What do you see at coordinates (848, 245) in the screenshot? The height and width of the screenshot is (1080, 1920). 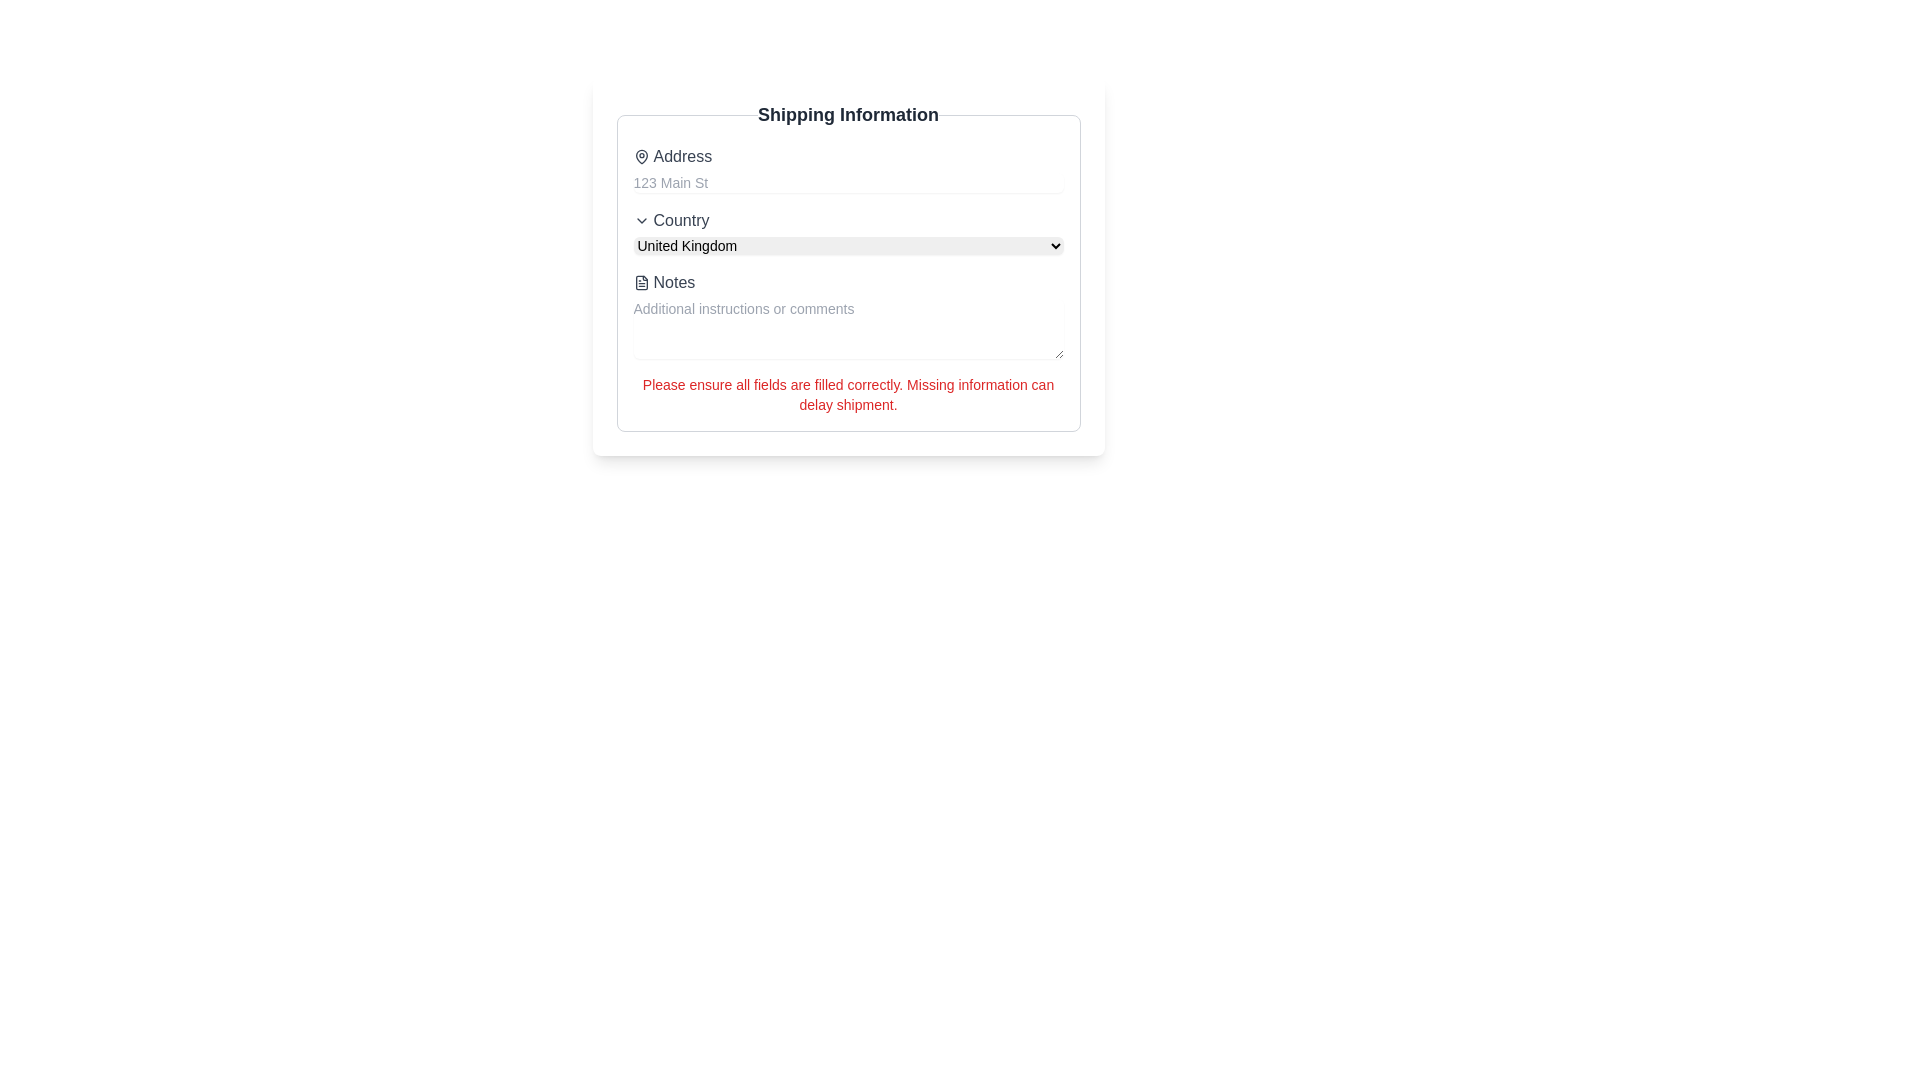 I see `the 'Country' dropdown menu in the 'Shipping Information' section by tabbing through the interactive elements` at bounding box center [848, 245].